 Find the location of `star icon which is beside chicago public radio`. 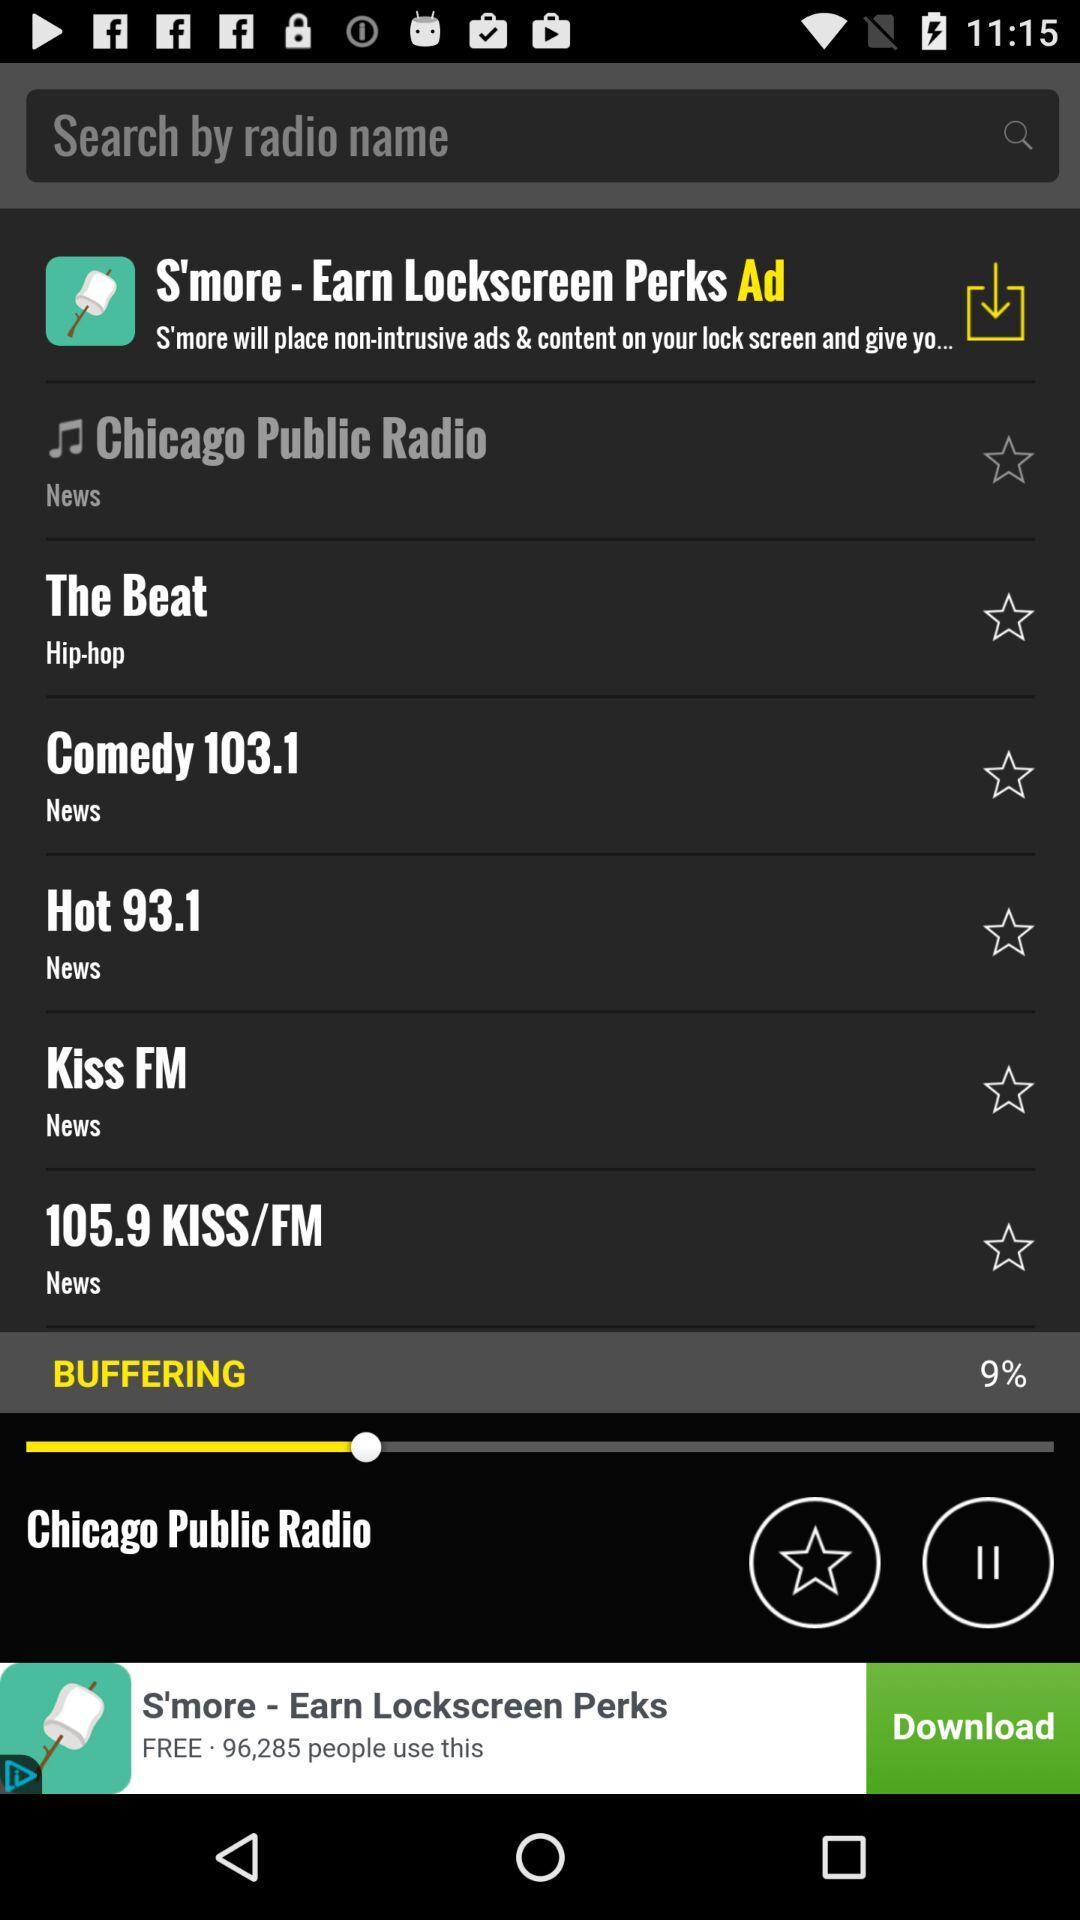

star icon which is beside chicago public radio is located at coordinates (1009, 458).